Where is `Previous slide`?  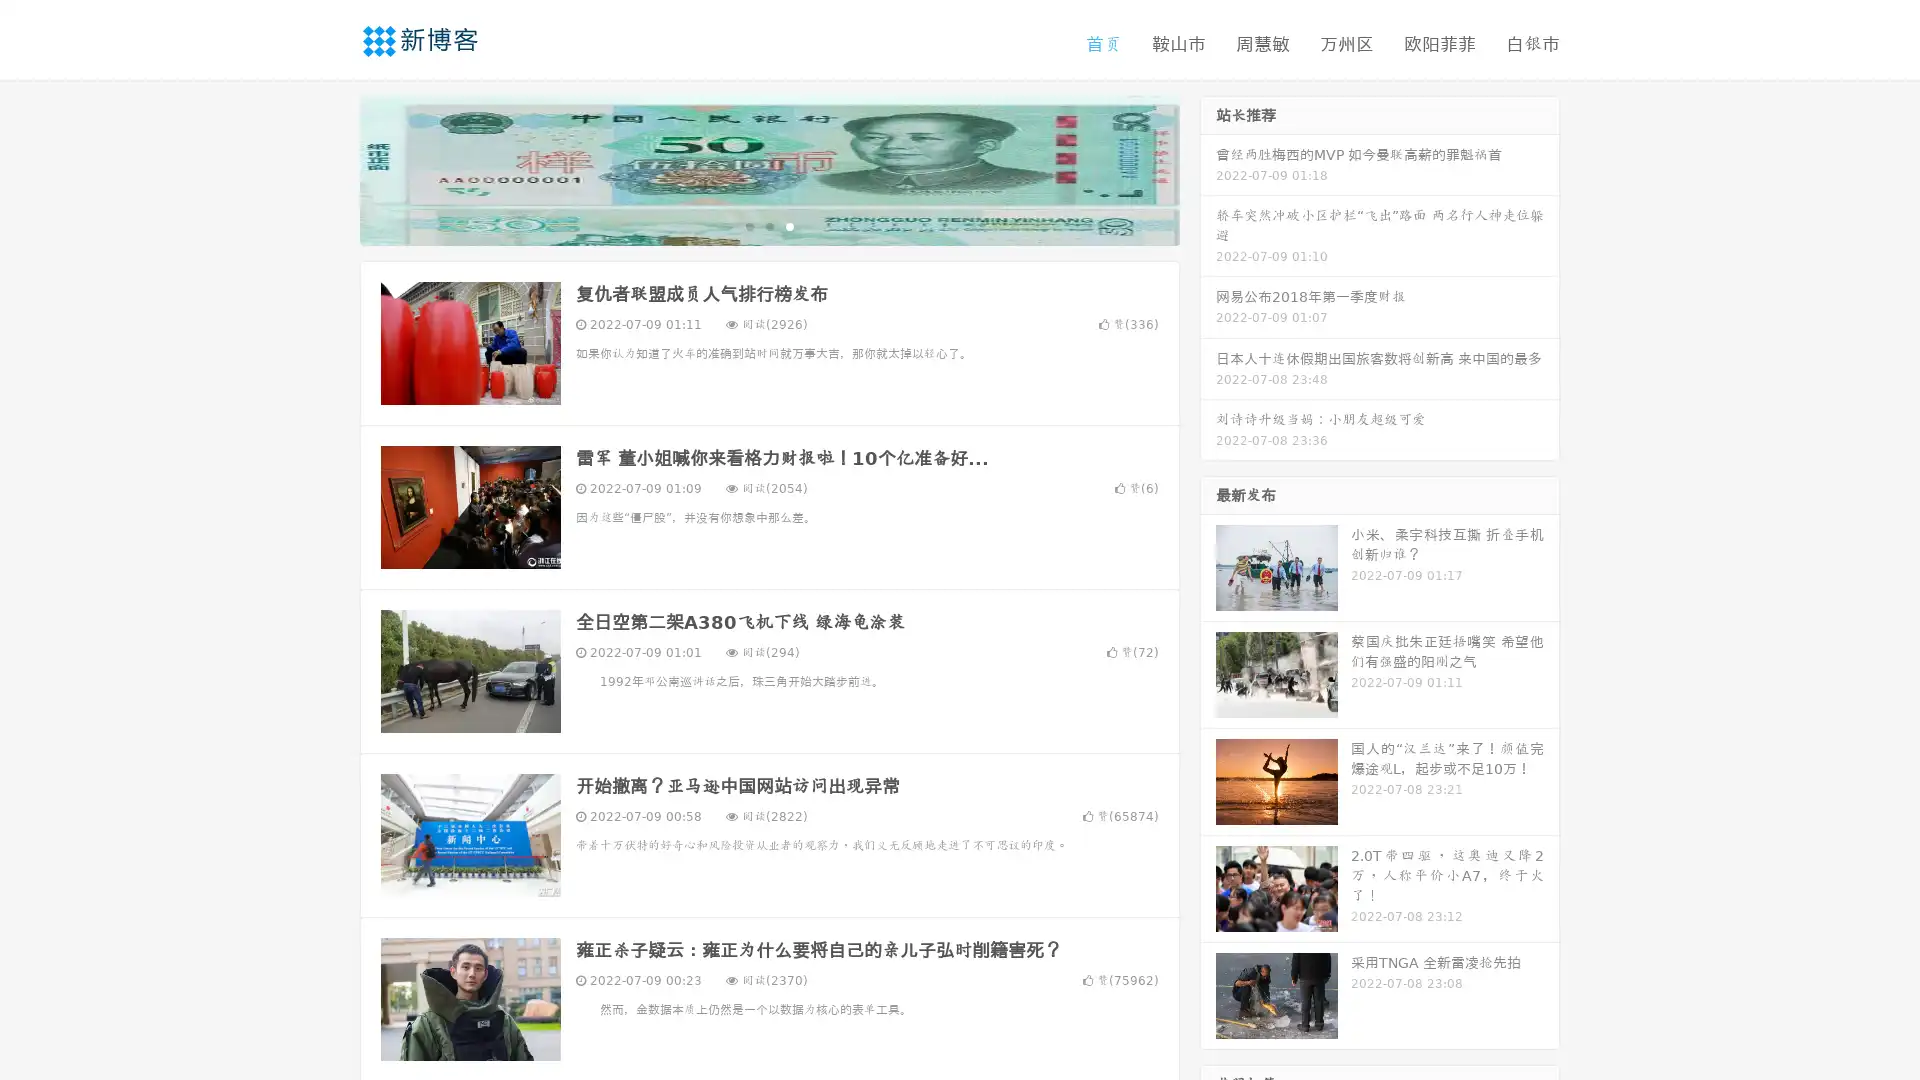
Previous slide is located at coordinates (330, 168).